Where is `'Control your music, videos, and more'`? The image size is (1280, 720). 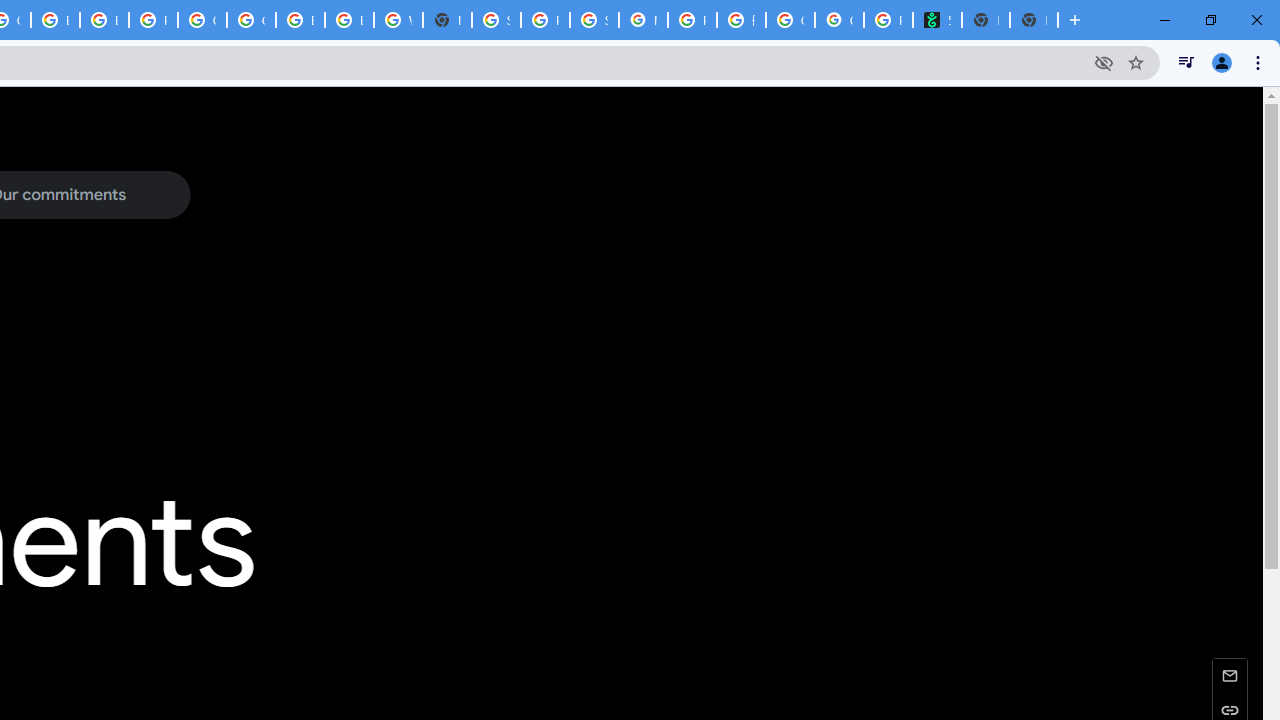
'Control your music, videos, and more' is located at coordinates (1185, 61).